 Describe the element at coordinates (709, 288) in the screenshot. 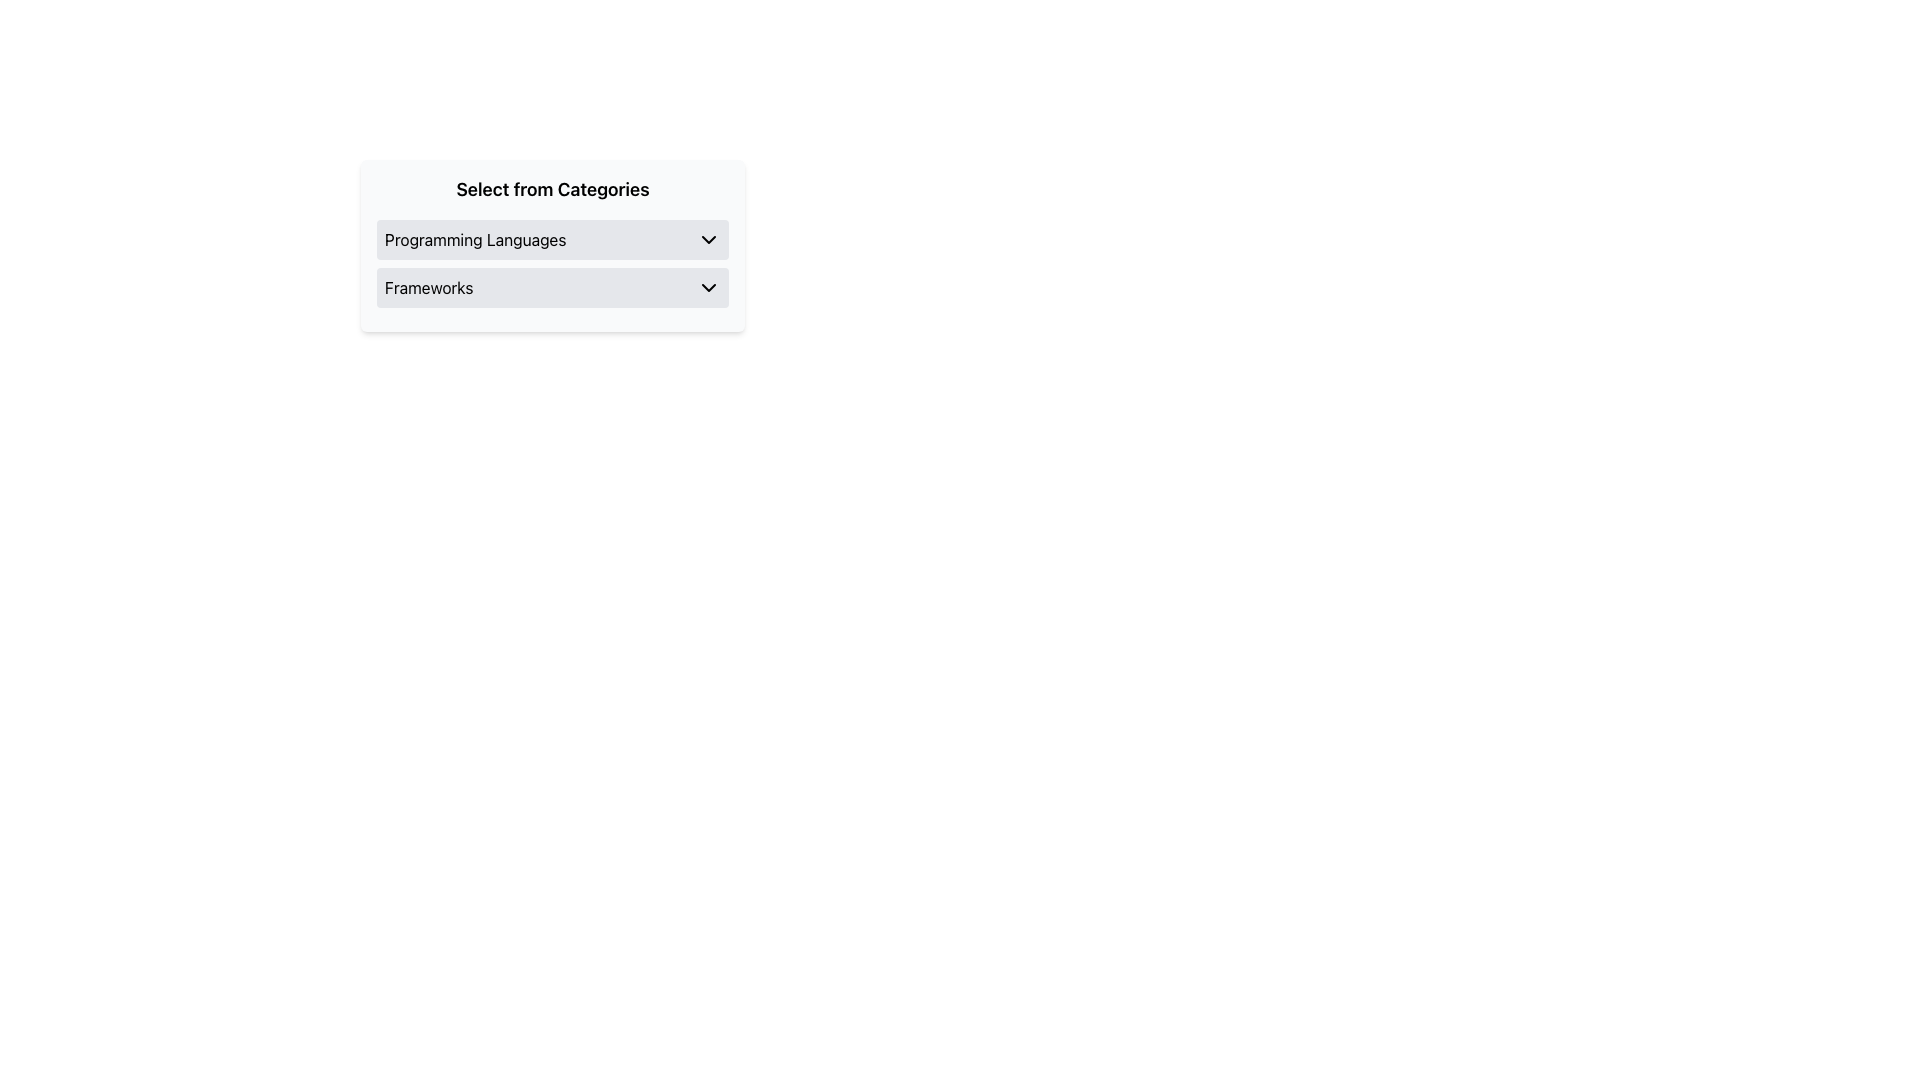

I see `the chevron icon button on the right side of the 'Frameworks' dropdown header to trigger a tooltip or visual response` at that location.